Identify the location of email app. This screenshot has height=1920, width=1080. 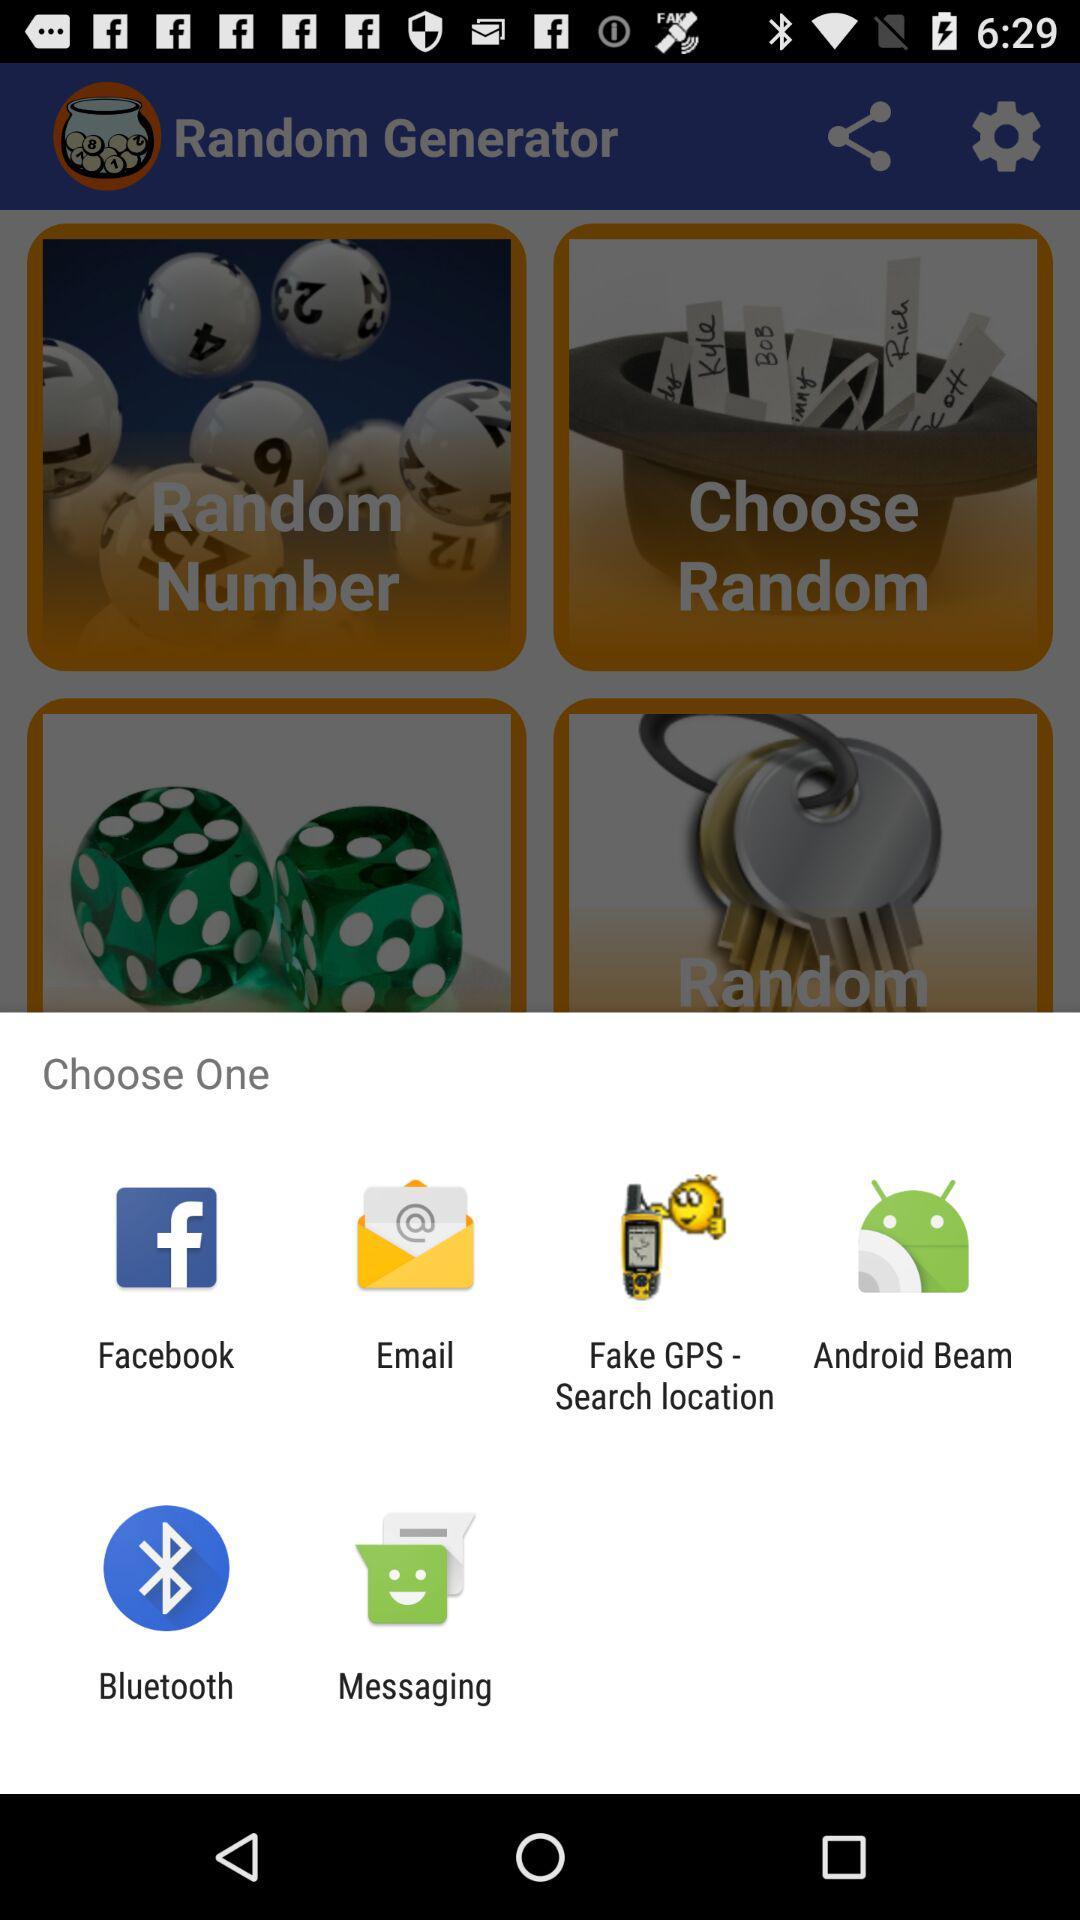
(414, 1374).